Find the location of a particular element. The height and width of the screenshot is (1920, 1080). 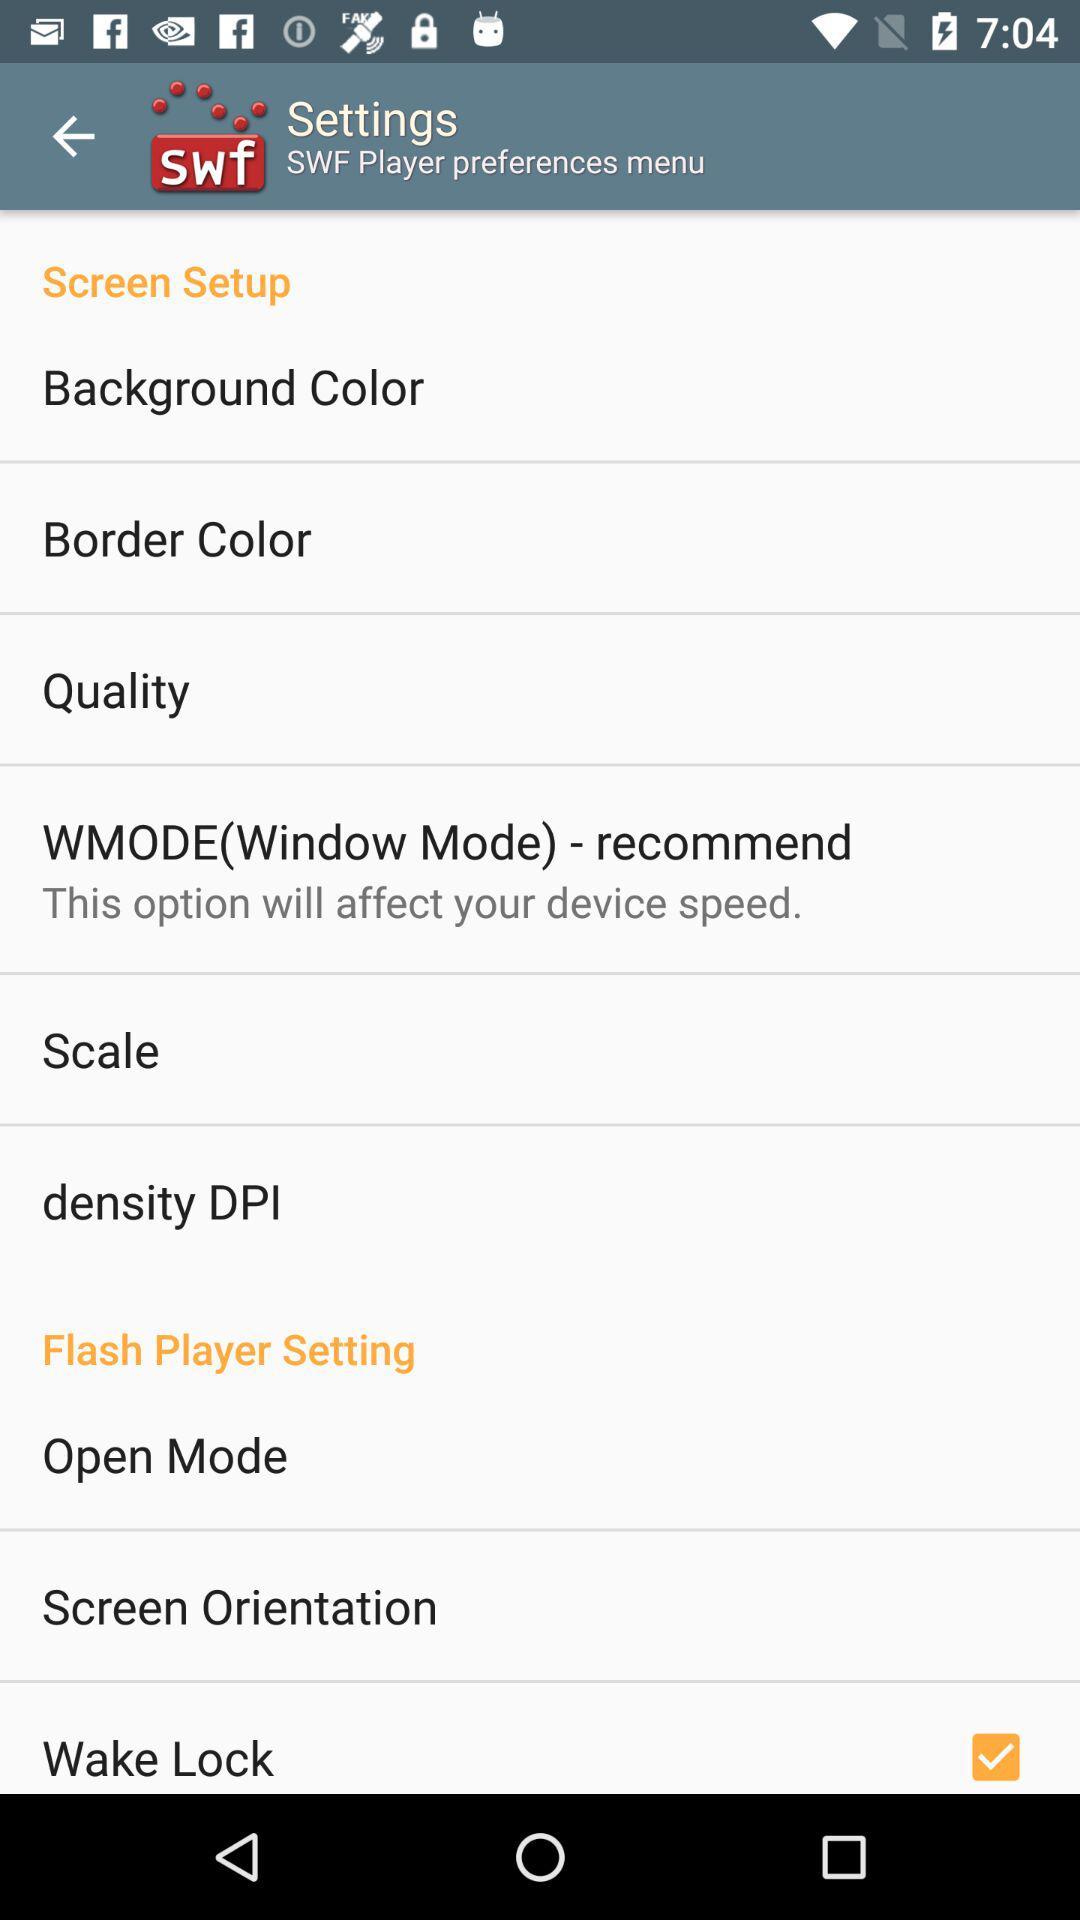

border color icon is located at coordinates (176, 537).